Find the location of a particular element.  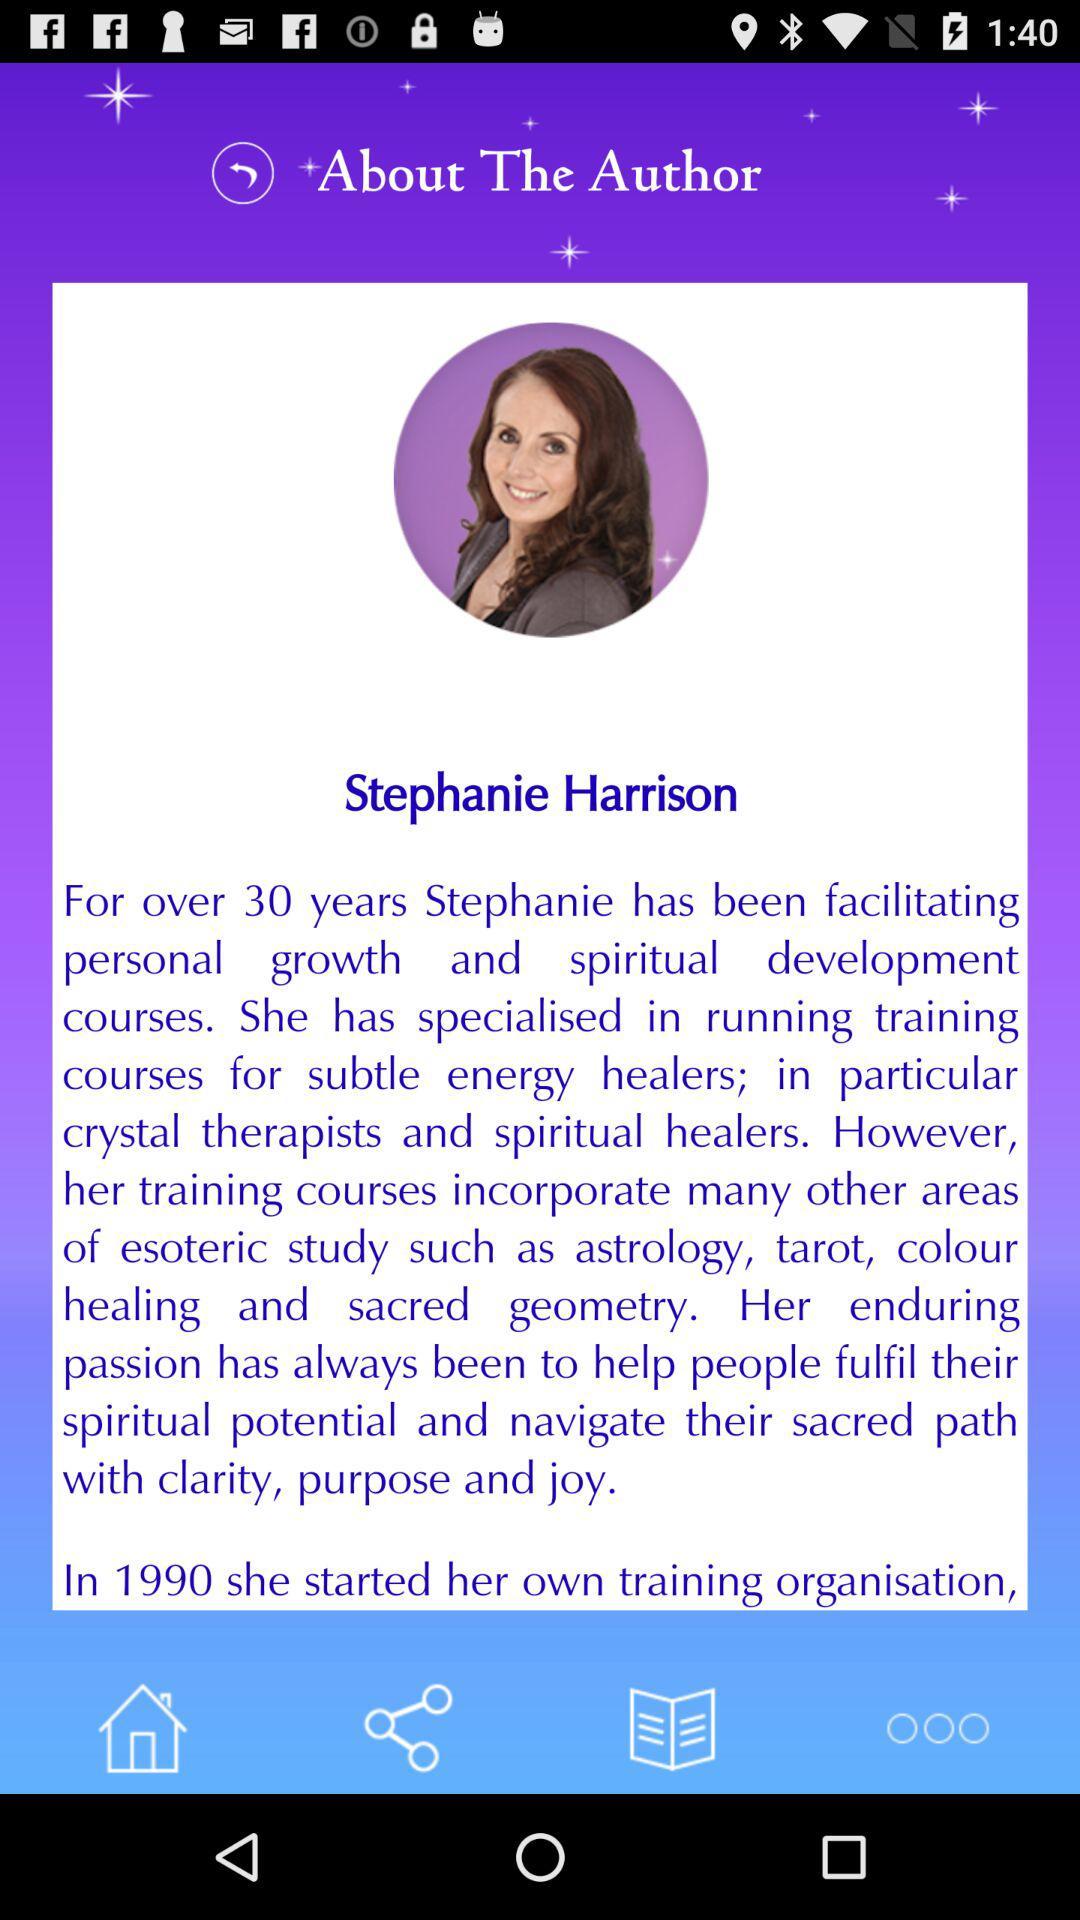

home button is located at coordinates (141, 1727).